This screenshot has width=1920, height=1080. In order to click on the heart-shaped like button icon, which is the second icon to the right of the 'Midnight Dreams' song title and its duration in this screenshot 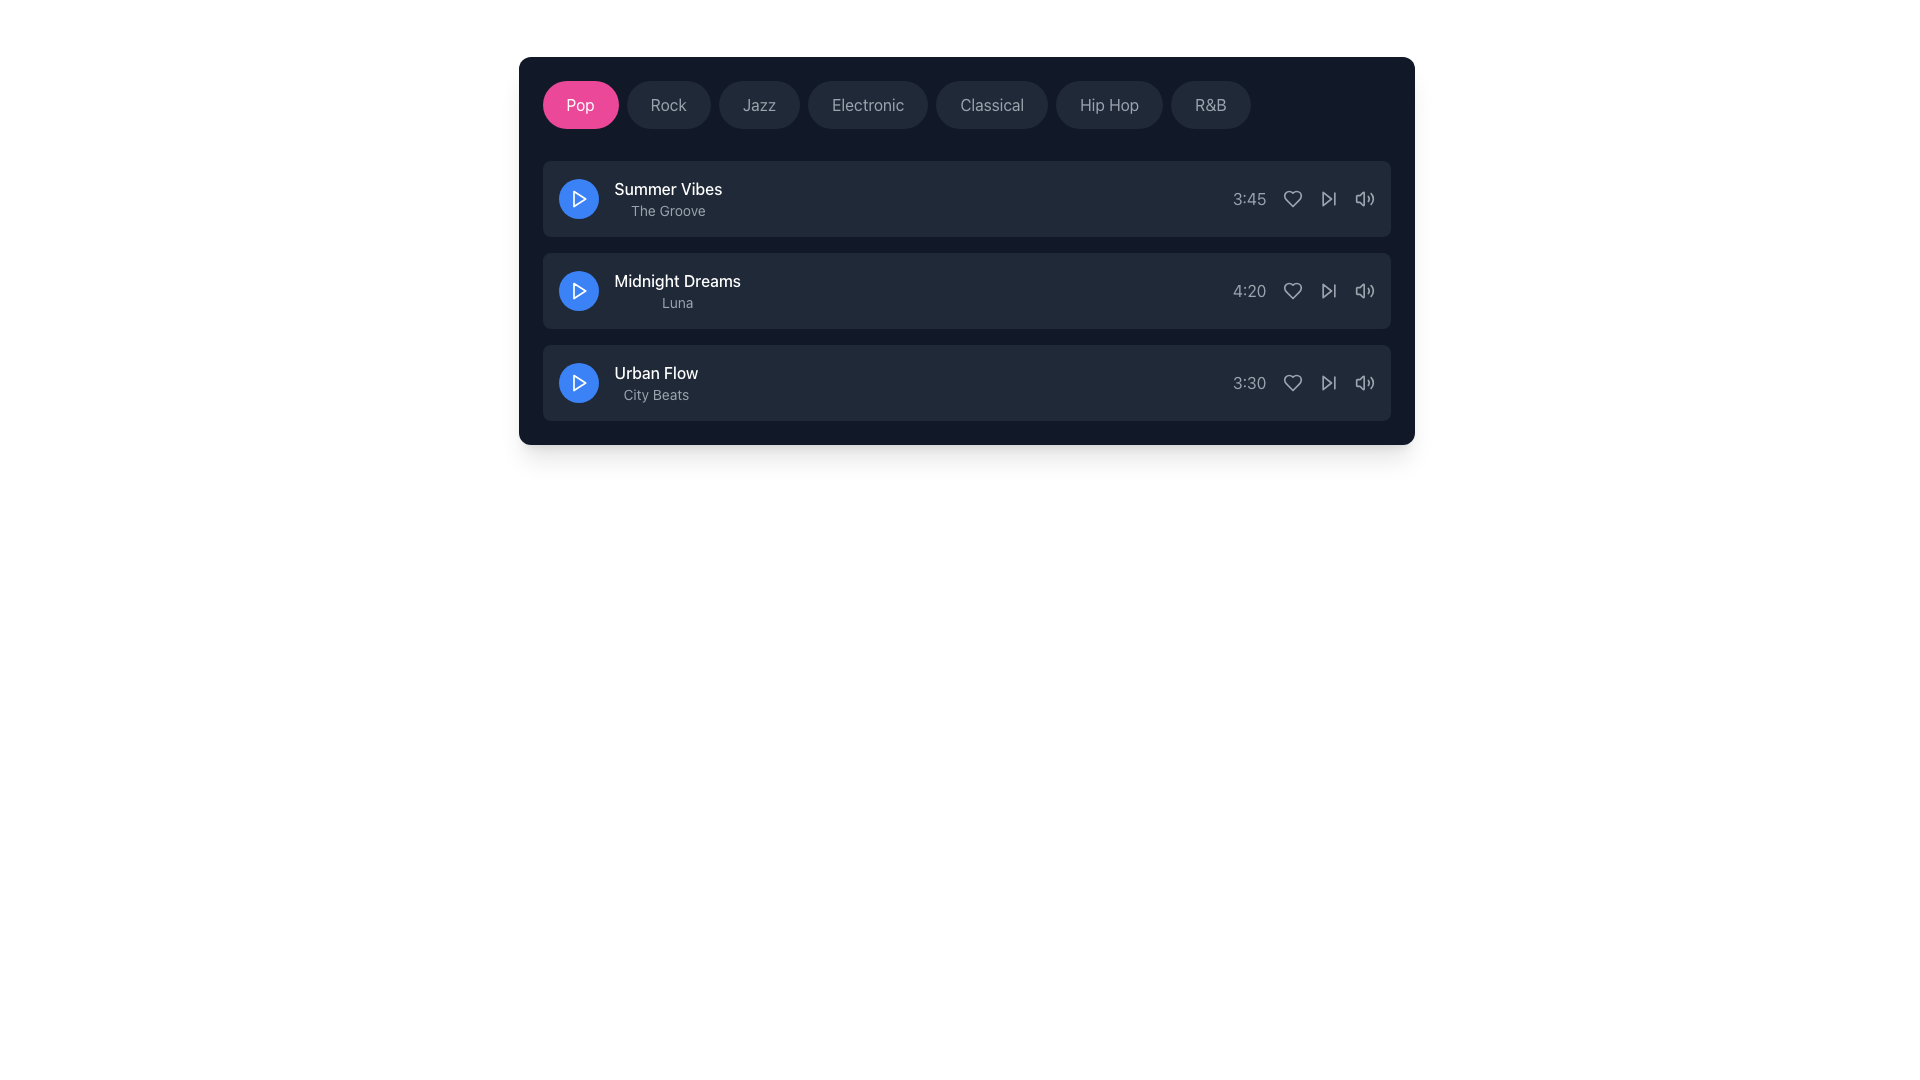, I will do `click(1292, 290)`.